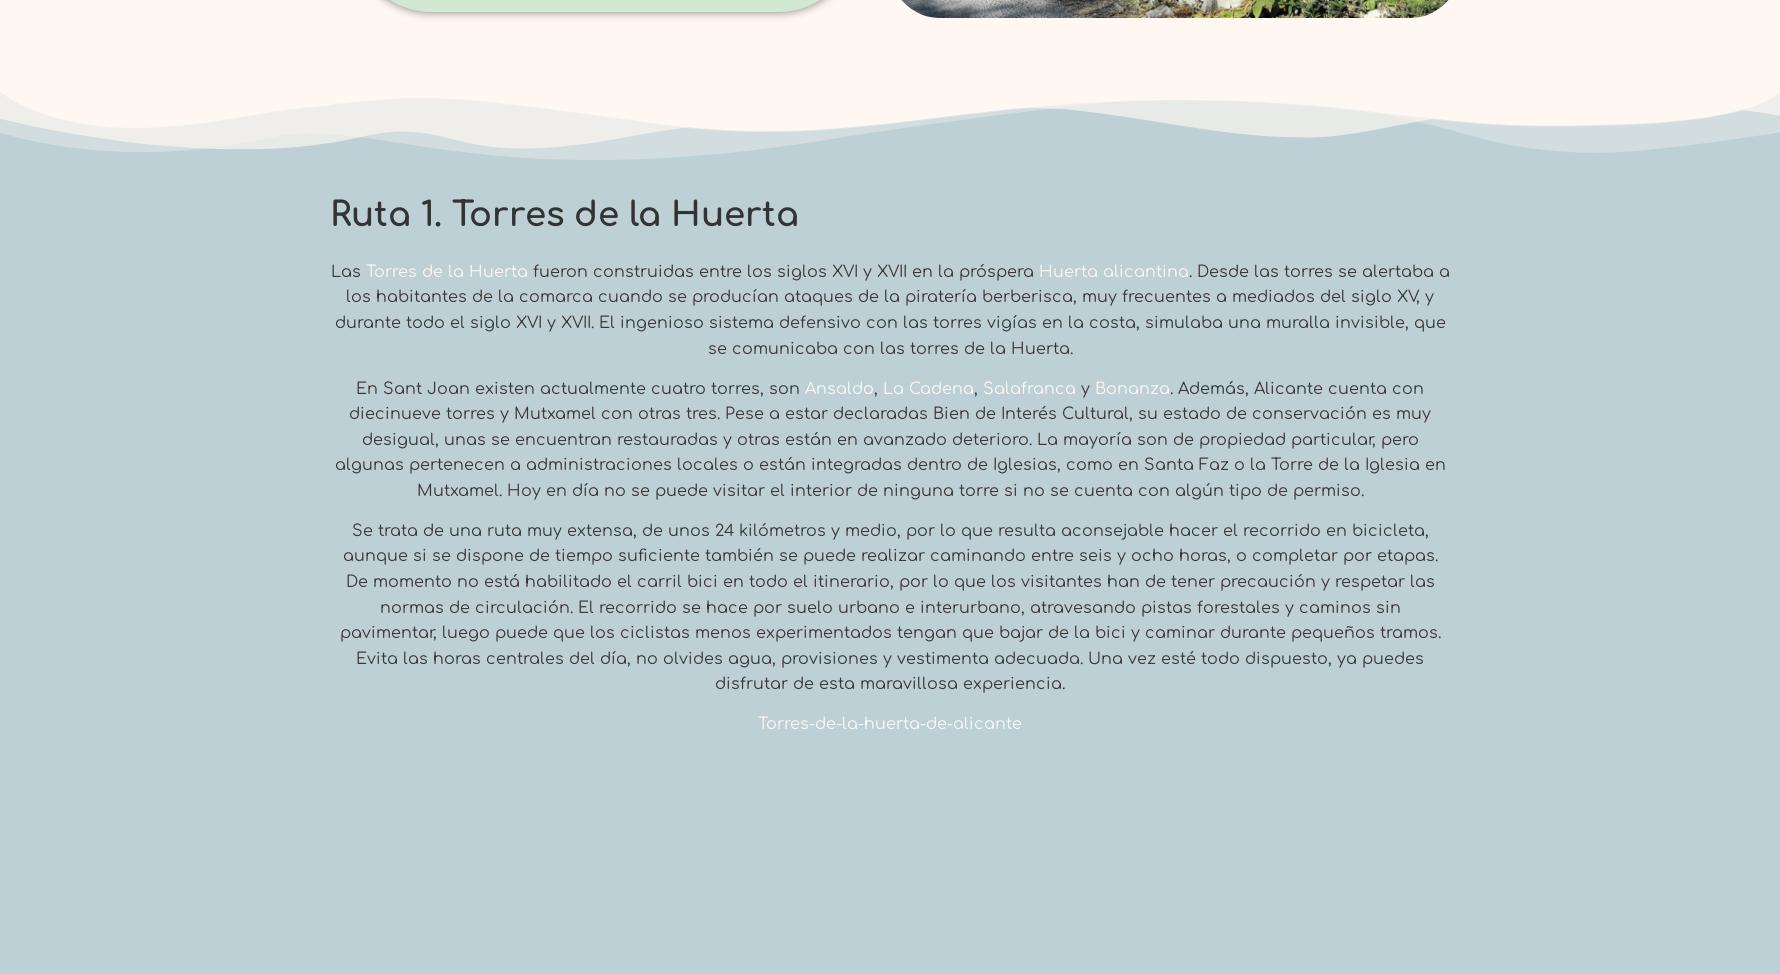  I want to click on 'Se trata de una ruta muy extensa, de unos 24 kilómetros y medio, por lo que resulta aconsejable hacer el recorrido en bicicleta, aunque si se dispone de tiempo suficiente también se puede realizar caminando entre seis y ocho horas, o completar por etapas. De momento no está habilitado el carril bici en todo el itinerario, por lo que los visitantes han de tener precaución y respetar las normas de circulación. El recorrido se hace por suelo urbano e interurbano, atravesando pistas forestales y caminos sin pavimentar, luego puede que los ciclistas menos experimentados tengan que bajar de la bici y caminar durante pequeños tramos. Evita las horas centrales del día, no olvides agua, provisiones y vestimenta adecuada. Una vez esté todo dispuesto, ya puedes disfrutar de esta maravillosa experiencia.', so click(338, 605).